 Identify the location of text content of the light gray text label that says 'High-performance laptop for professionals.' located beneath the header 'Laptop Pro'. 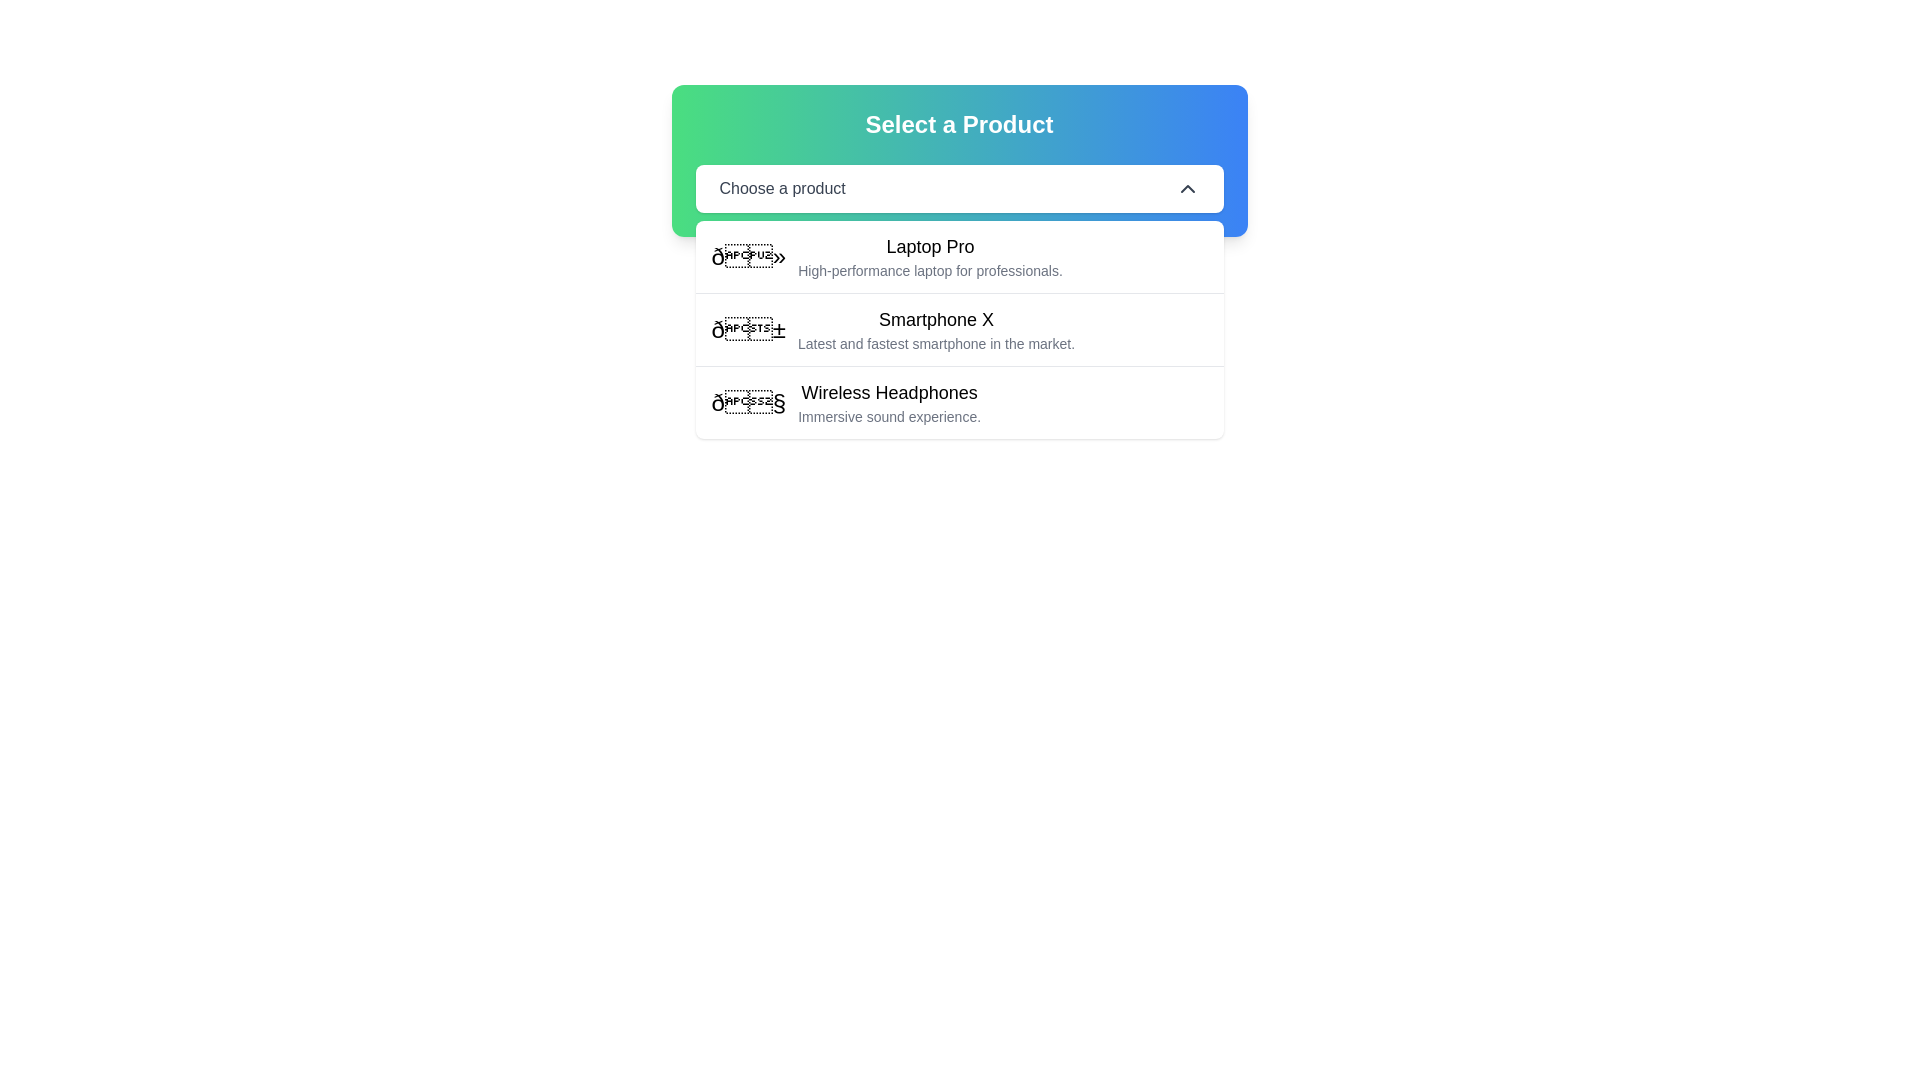
(929, 270).